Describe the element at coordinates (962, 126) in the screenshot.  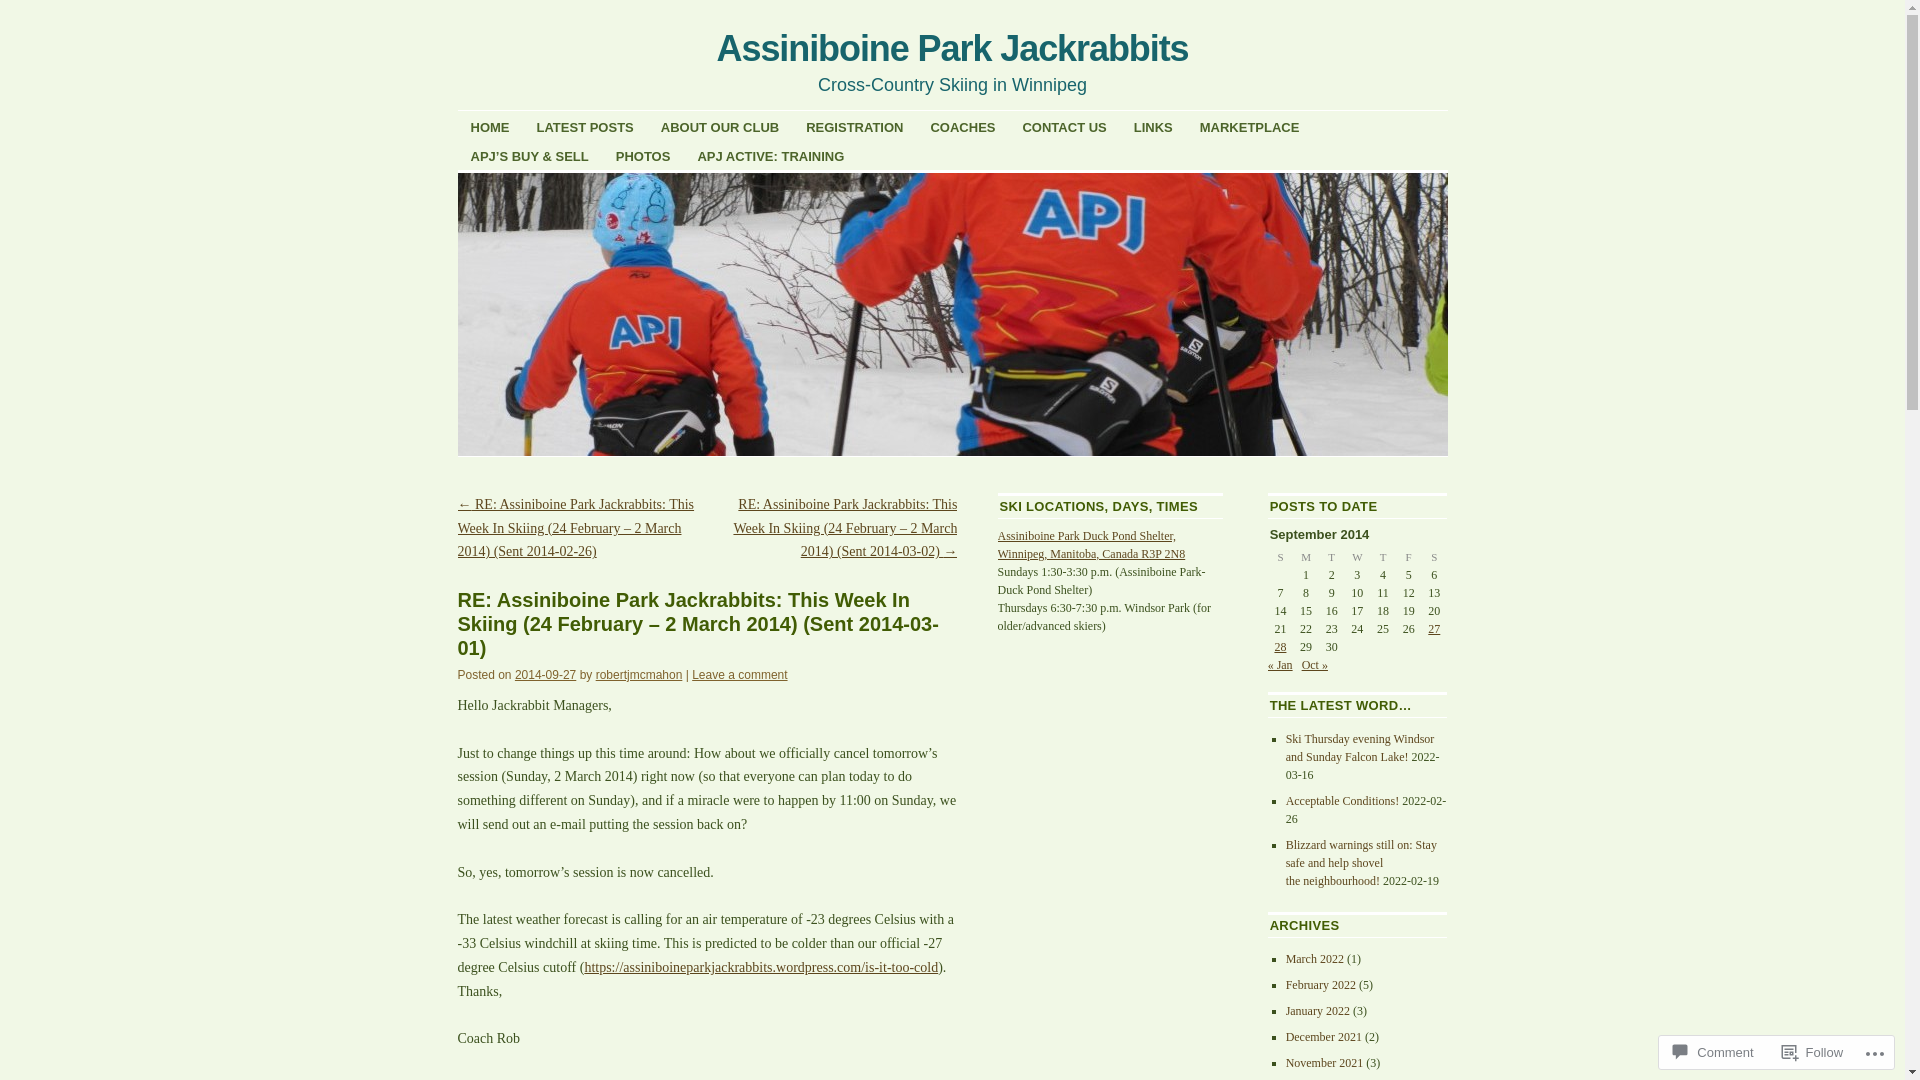
I see `'COACHES'` at that location.